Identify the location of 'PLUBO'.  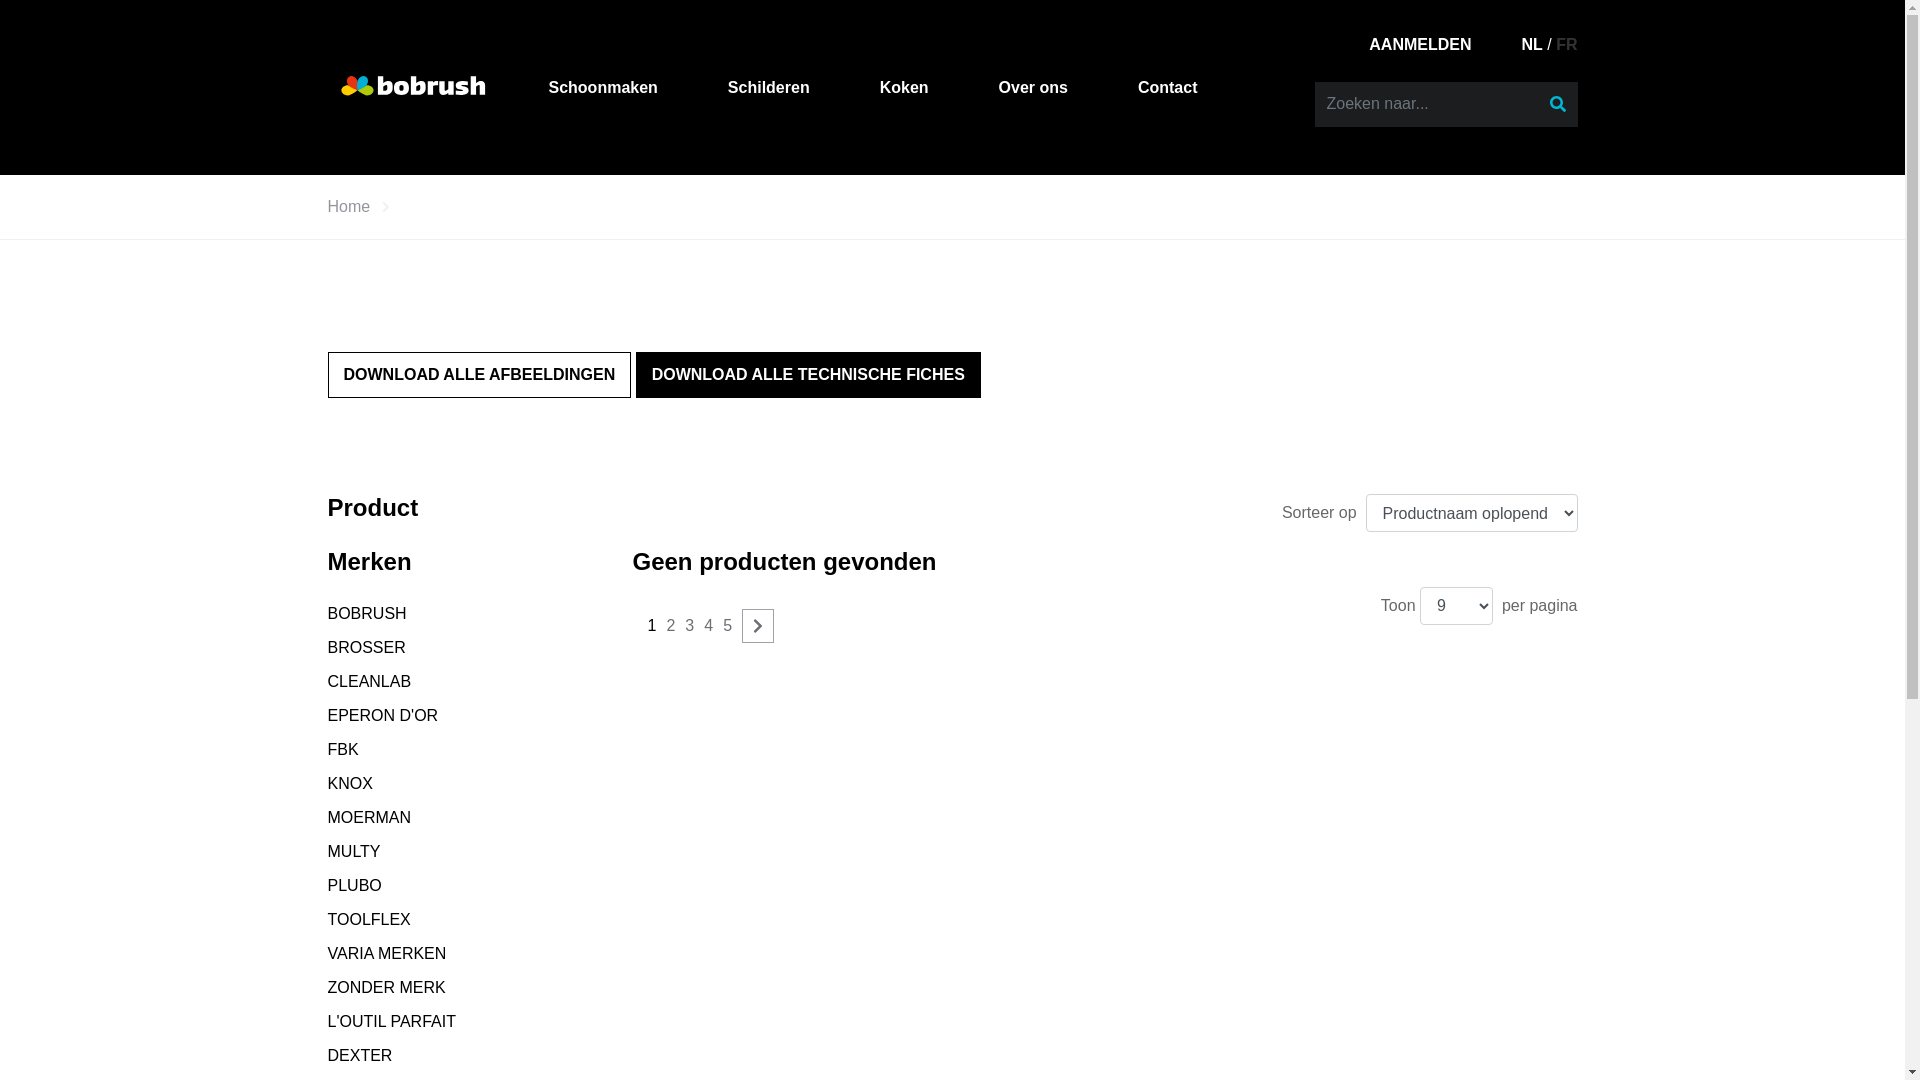
(355, 885).